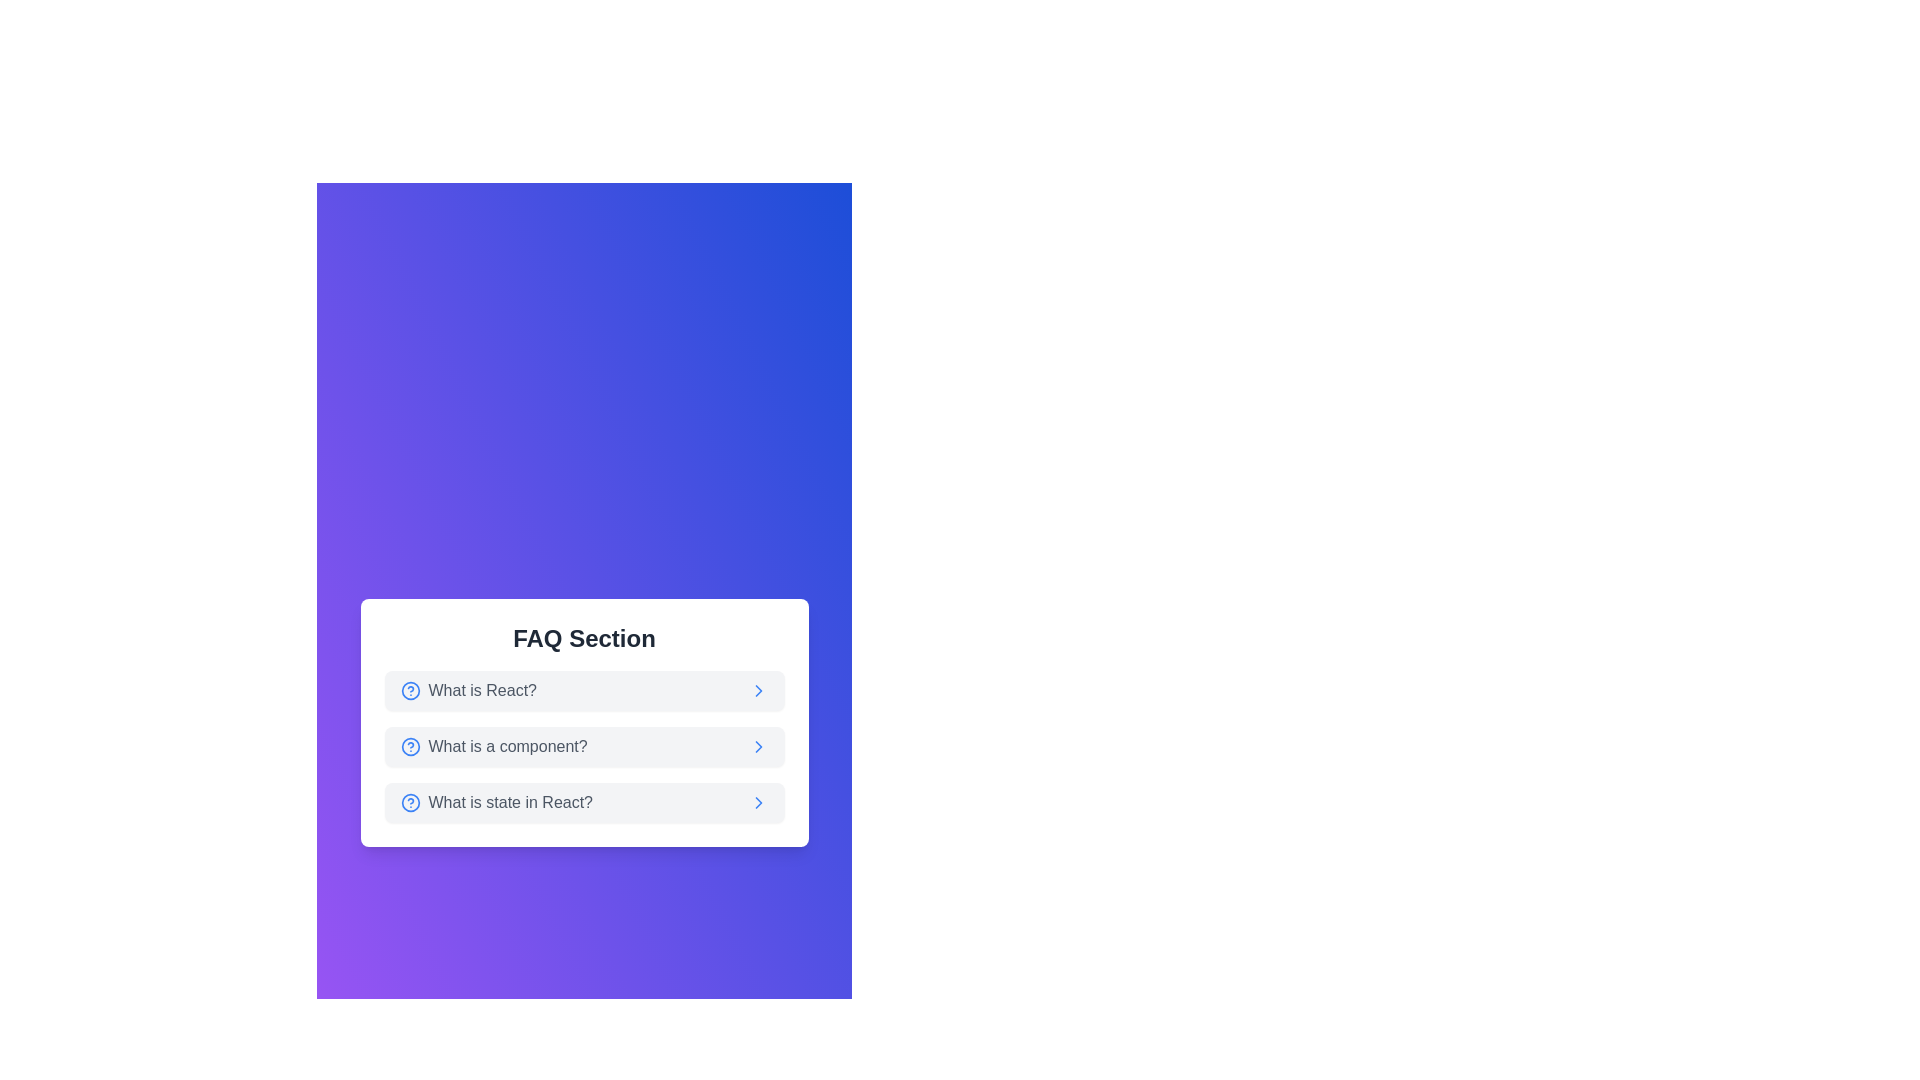  Describe the element at coordinates (409, 747) in the screenshot. I see `the leading icon for the FAQ item 'What is a component?' which is positioned to the left of the text in the FAQ section` at that location.